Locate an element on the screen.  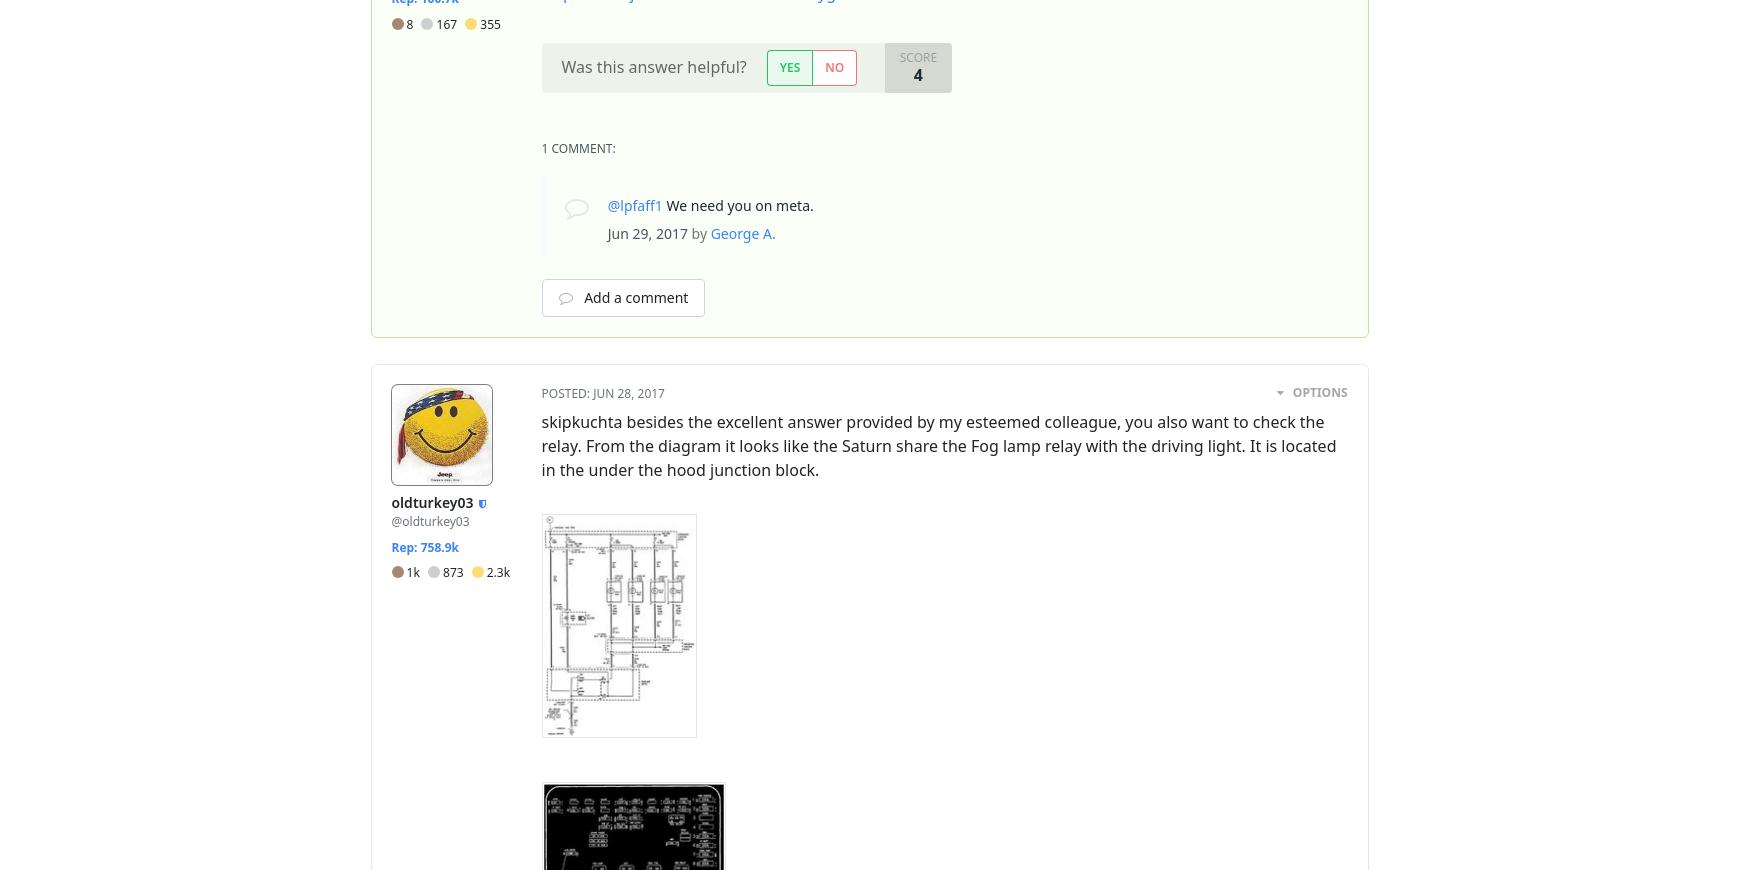
'No' is located at coordinates (823, 66).